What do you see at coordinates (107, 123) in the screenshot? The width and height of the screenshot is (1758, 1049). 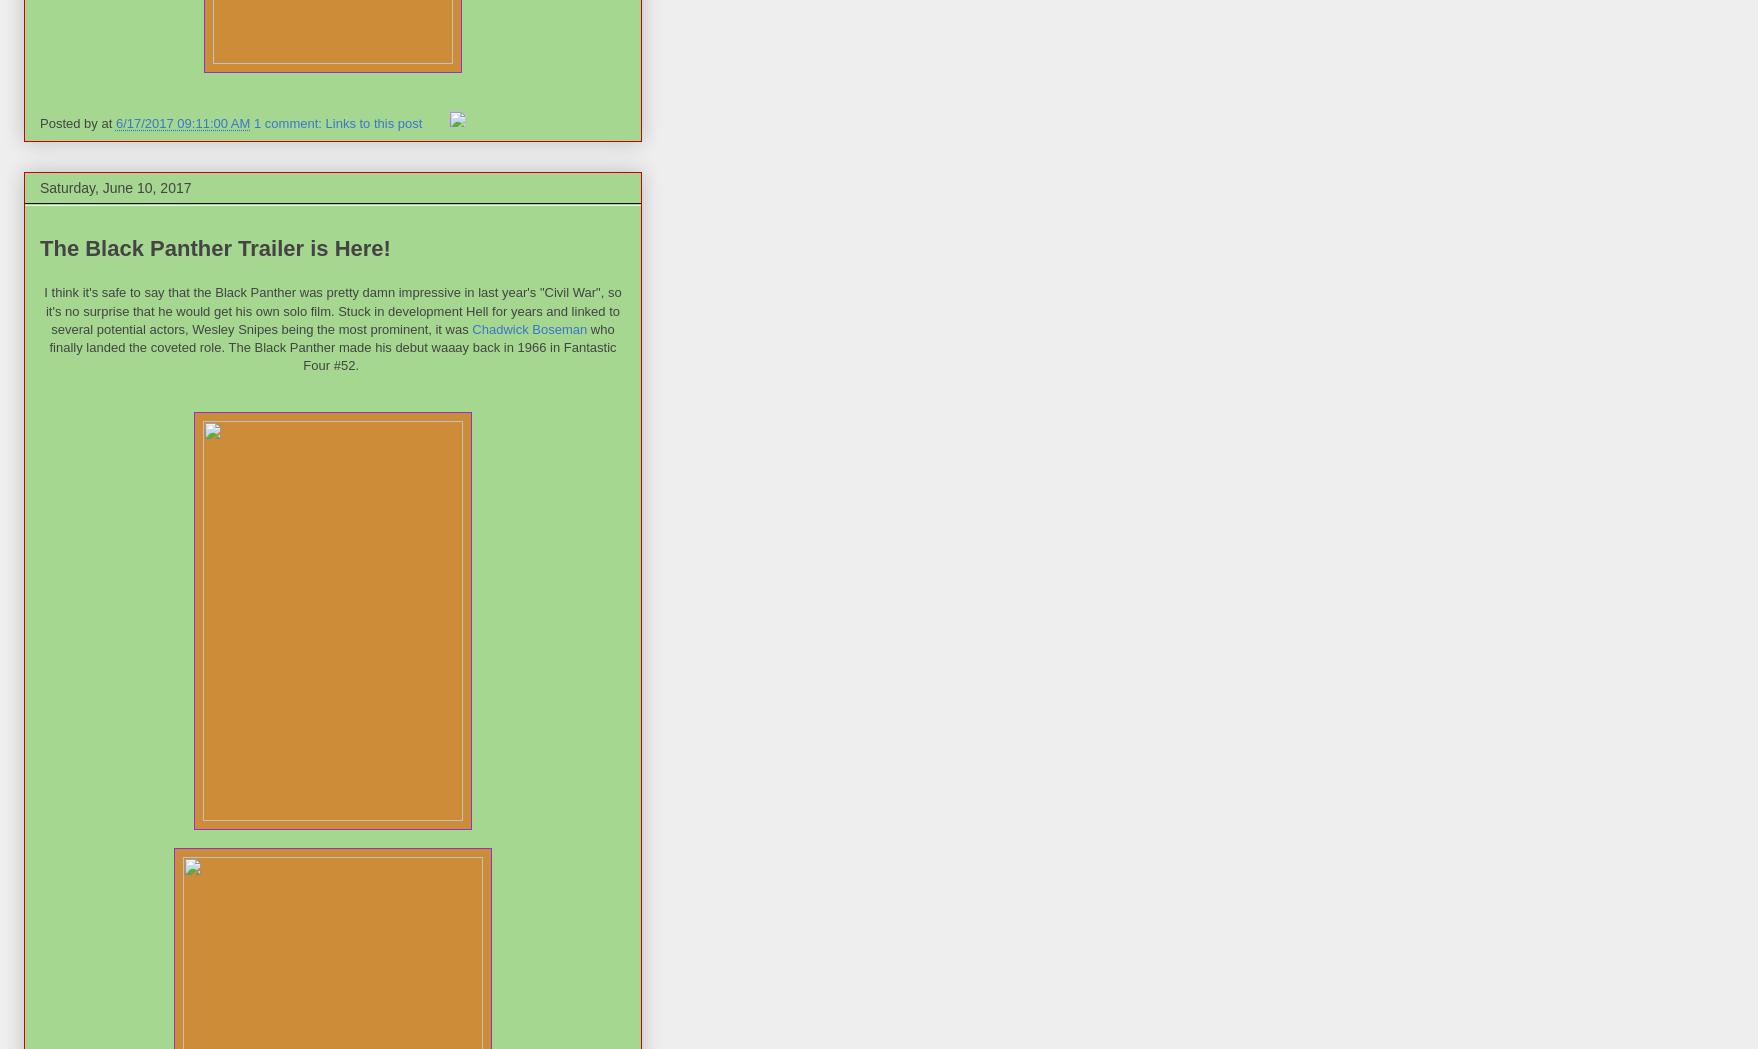 I see `'at'` at bounding box center [107, 123].